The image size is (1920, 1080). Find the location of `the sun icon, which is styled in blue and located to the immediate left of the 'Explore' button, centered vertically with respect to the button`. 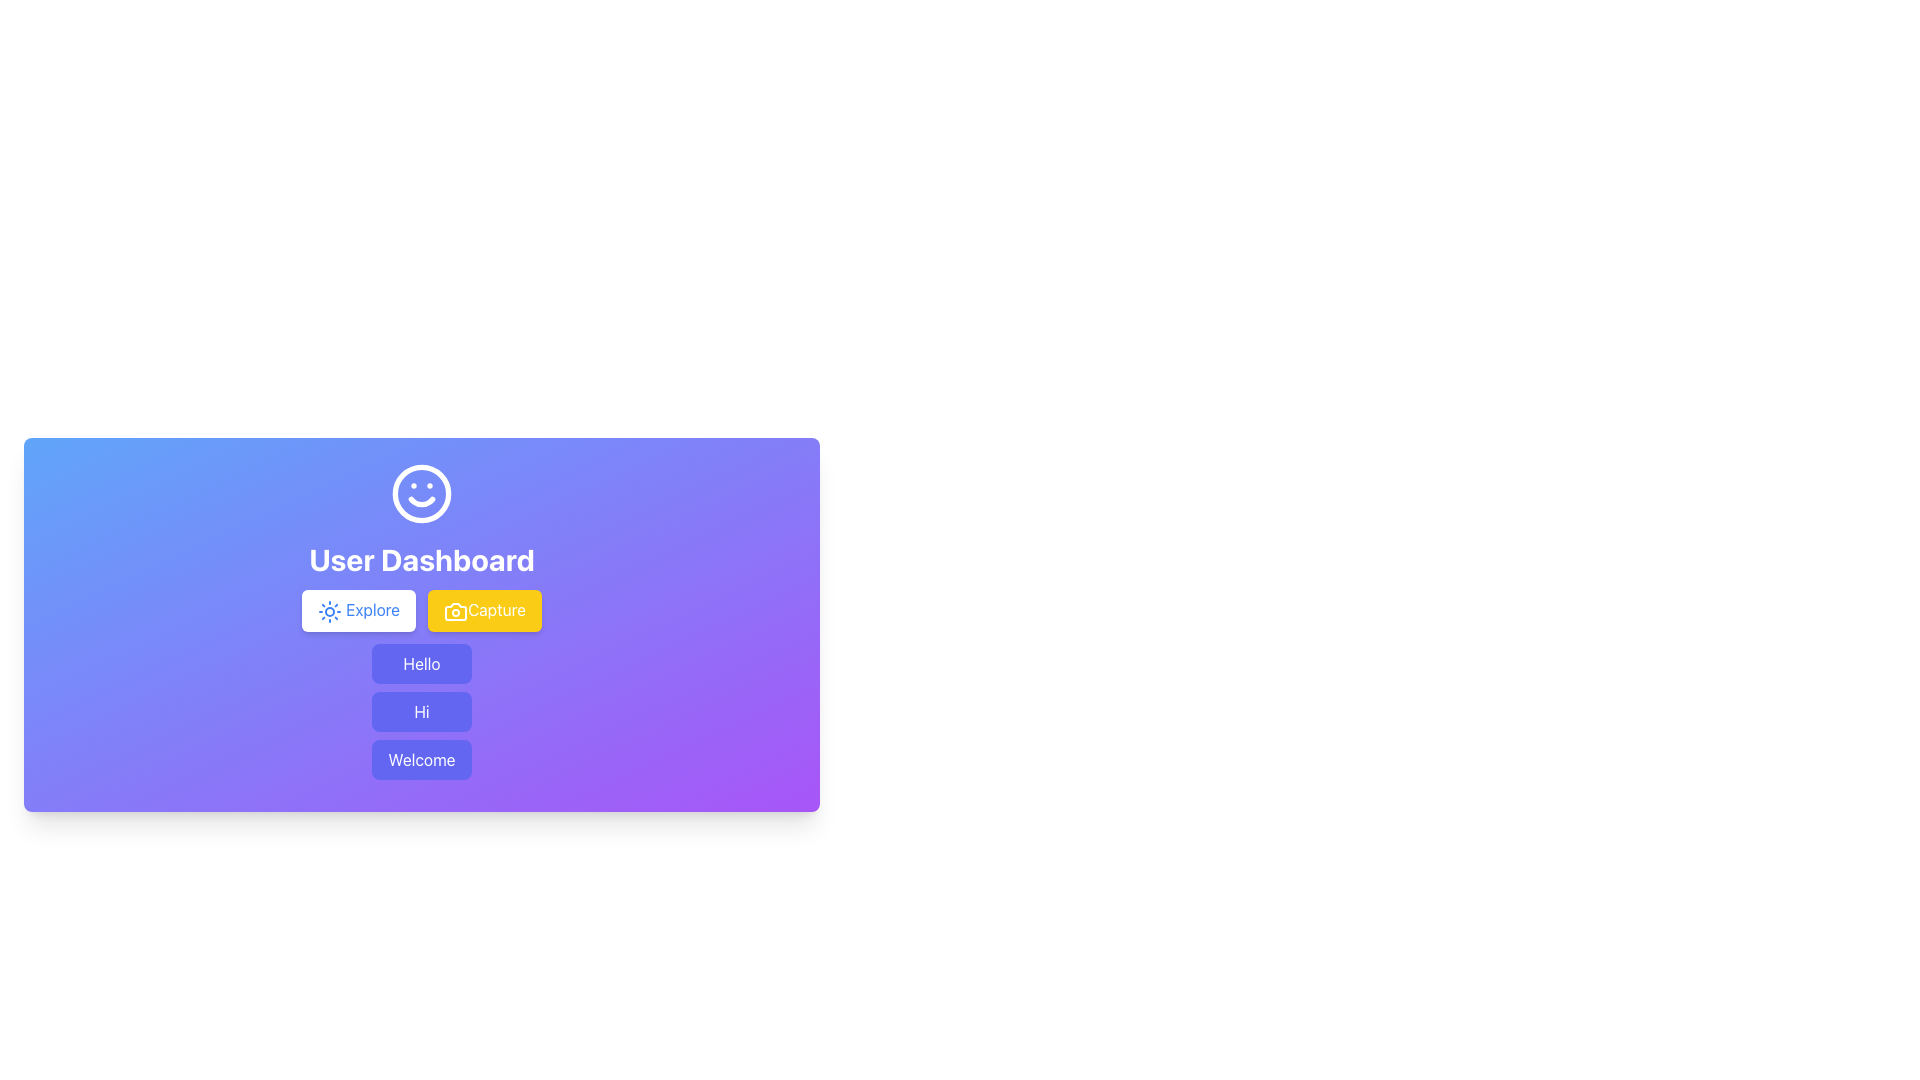

the sun icon, which is styled in blue and located to the immediate left of the 'Explore' button, centered vertically with respect to the button is located at coordinates (329, 610).